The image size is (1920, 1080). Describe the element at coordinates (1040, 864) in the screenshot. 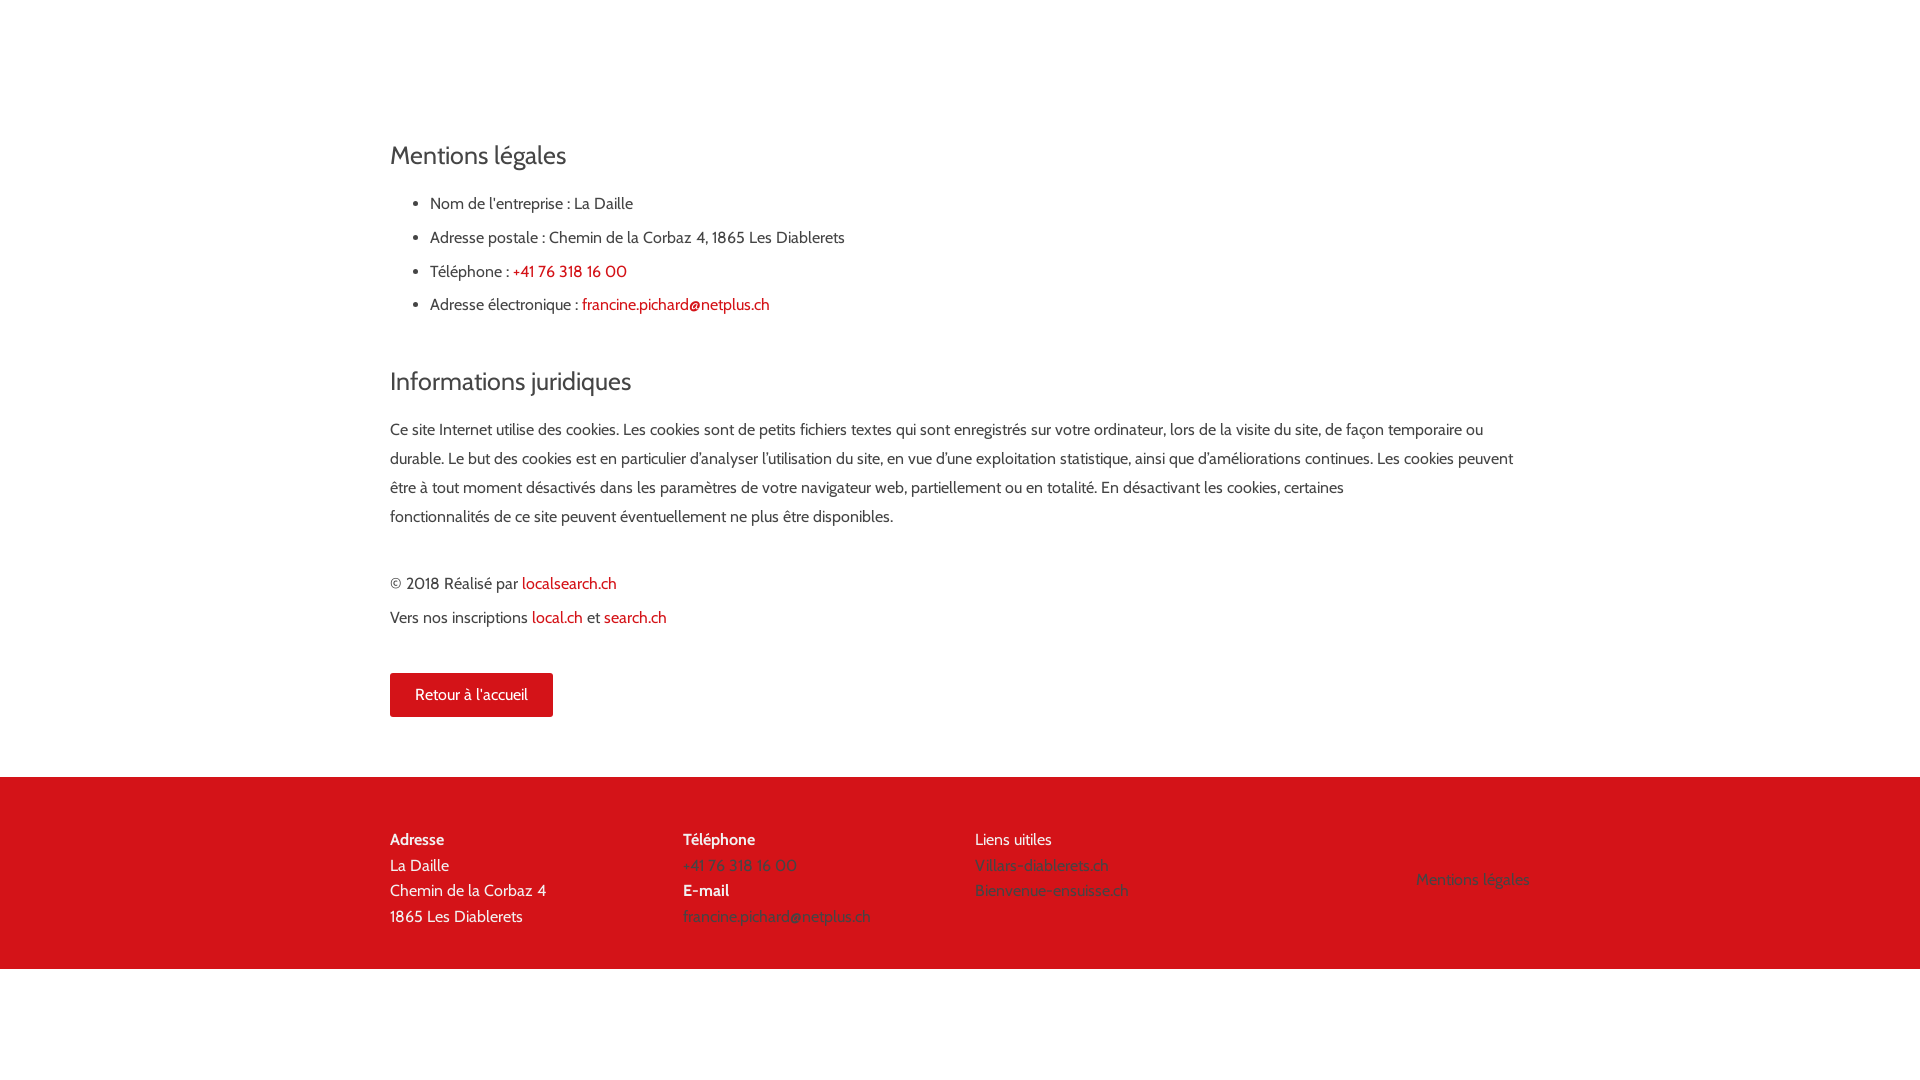

I see `'Villars-diablerets.ch'` at that location.